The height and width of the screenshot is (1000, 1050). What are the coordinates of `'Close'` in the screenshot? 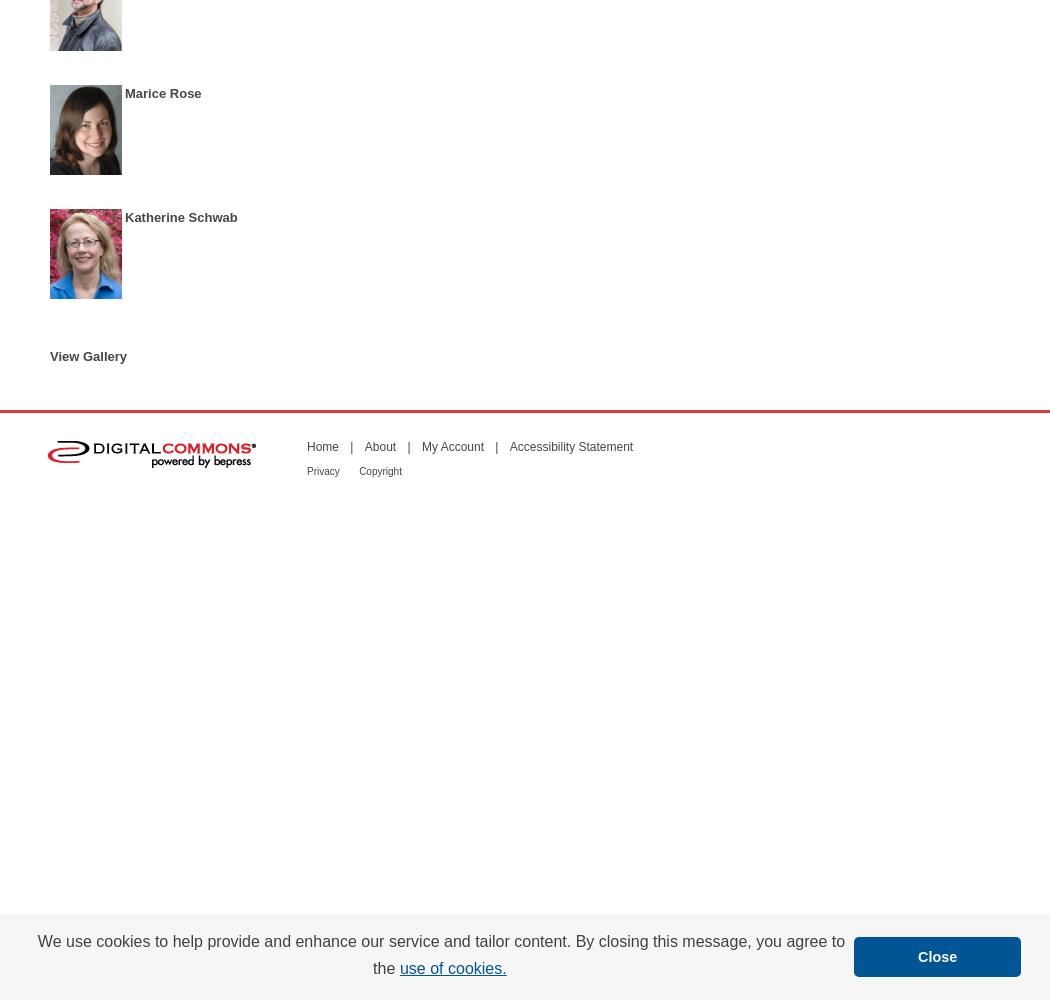 It's located at (937, 955).